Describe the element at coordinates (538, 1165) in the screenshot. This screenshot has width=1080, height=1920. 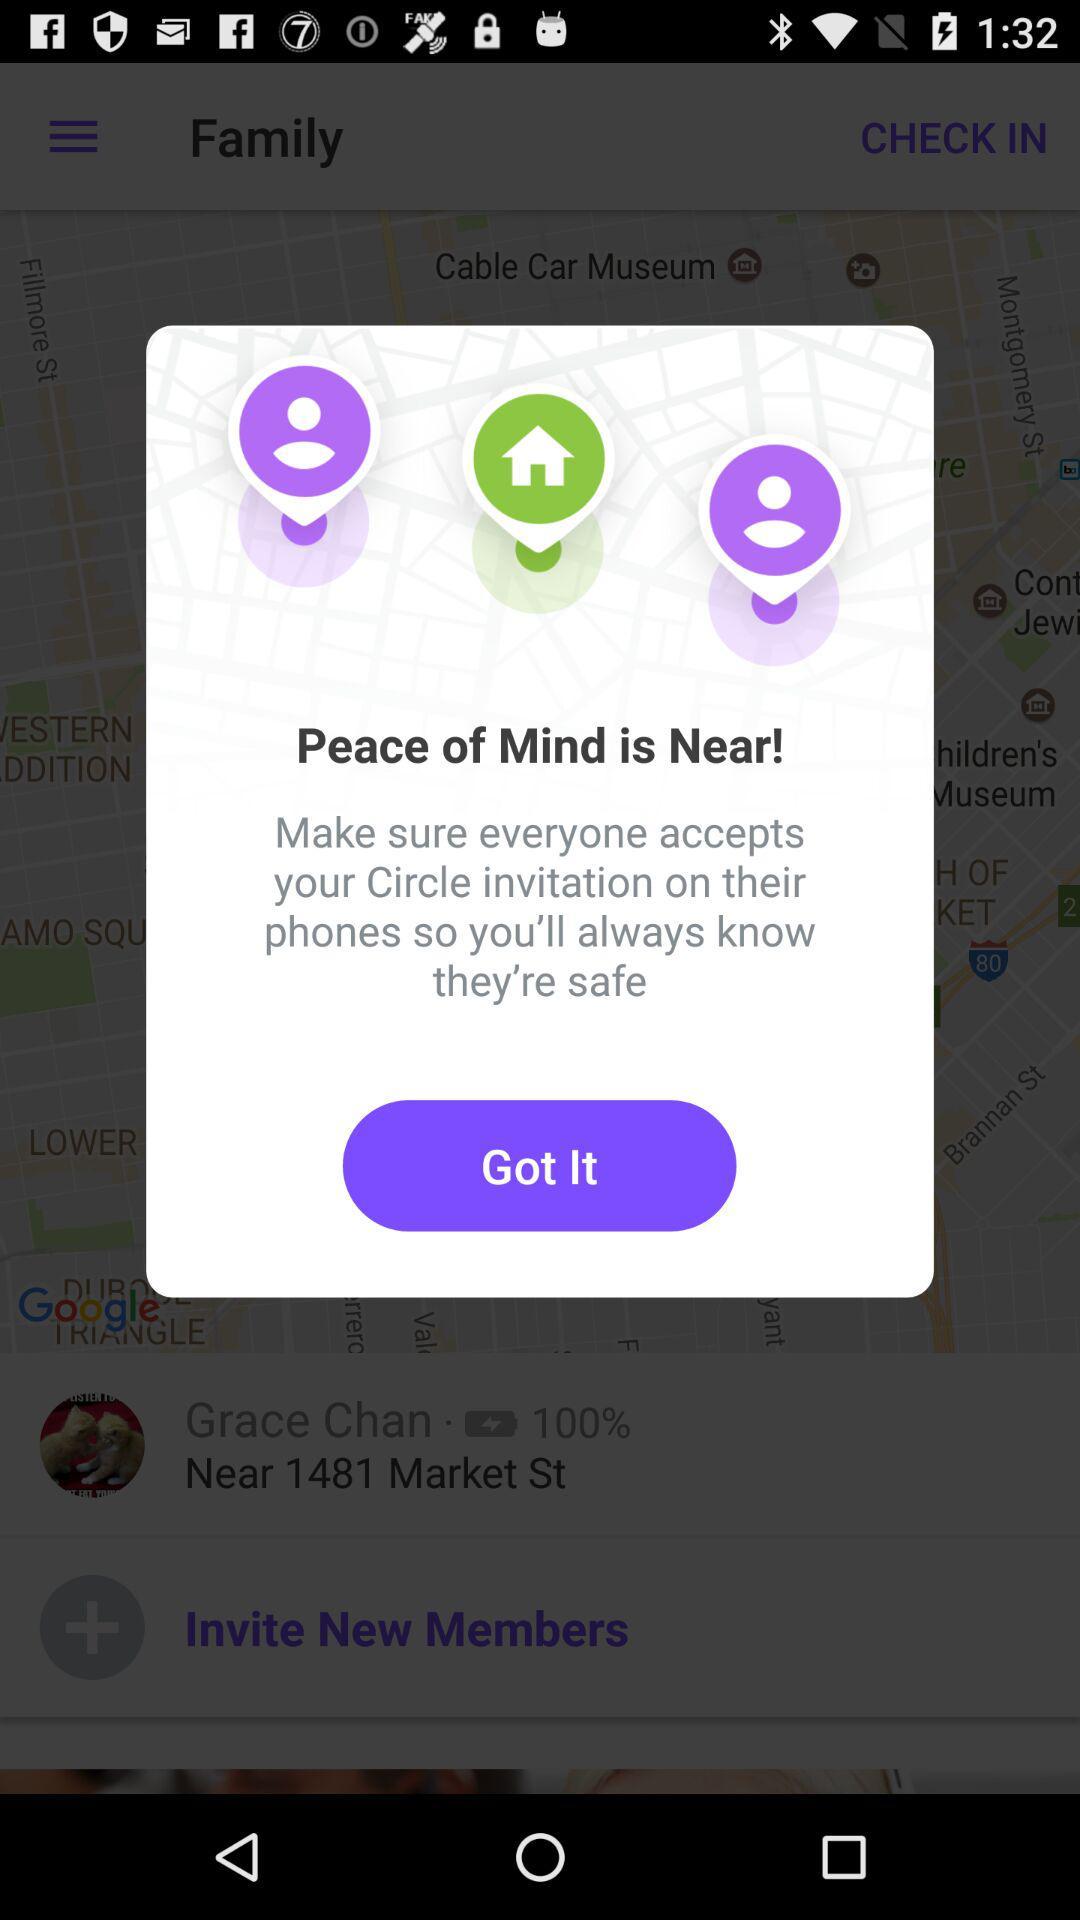
I see `the got it` at that location.